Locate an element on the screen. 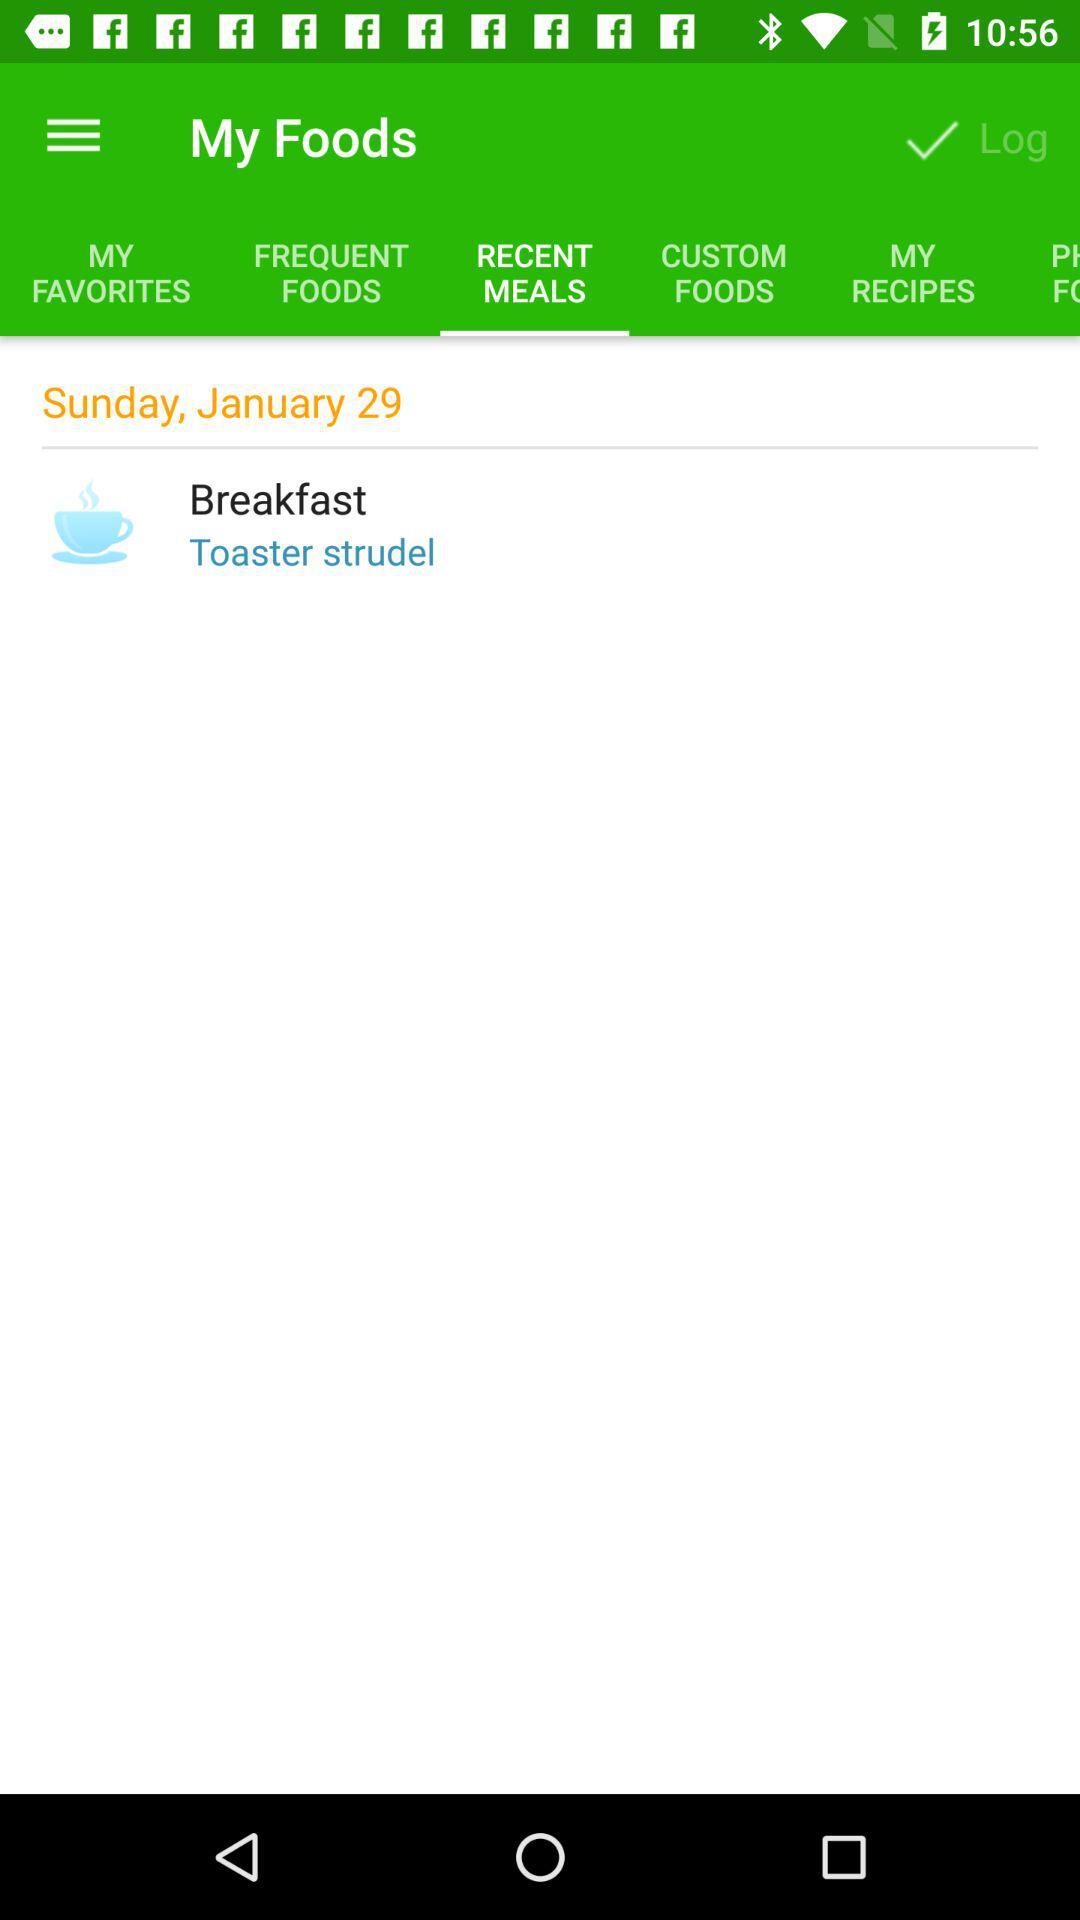  the item to the left of the my foods is located at coordinates (72, 135).